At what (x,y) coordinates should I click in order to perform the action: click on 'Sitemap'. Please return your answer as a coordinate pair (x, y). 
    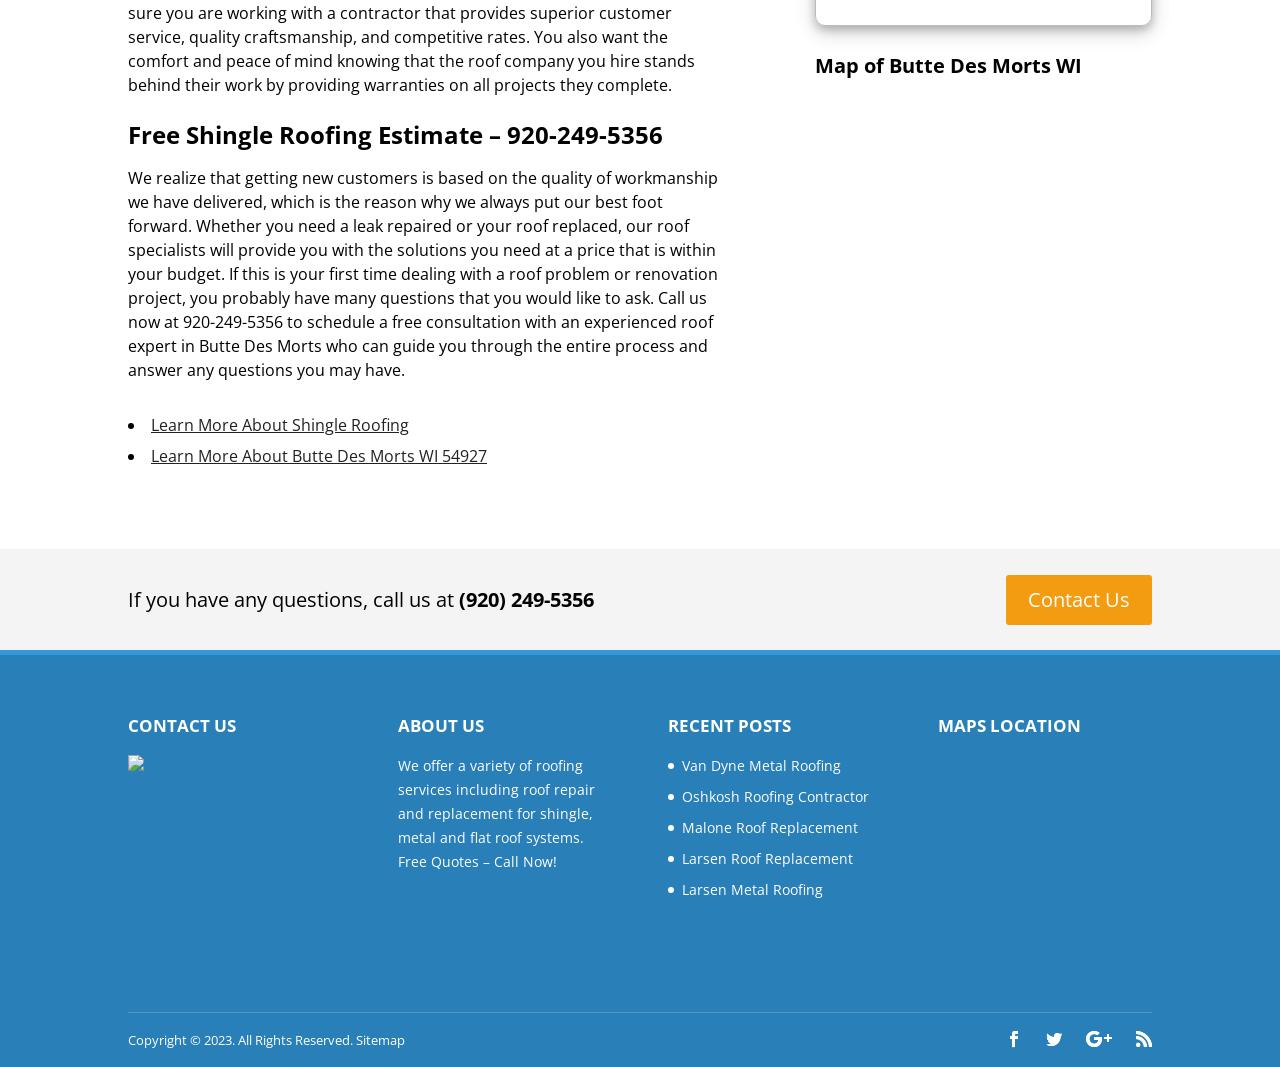
    Looking at the image, I should click on (380, 1039).